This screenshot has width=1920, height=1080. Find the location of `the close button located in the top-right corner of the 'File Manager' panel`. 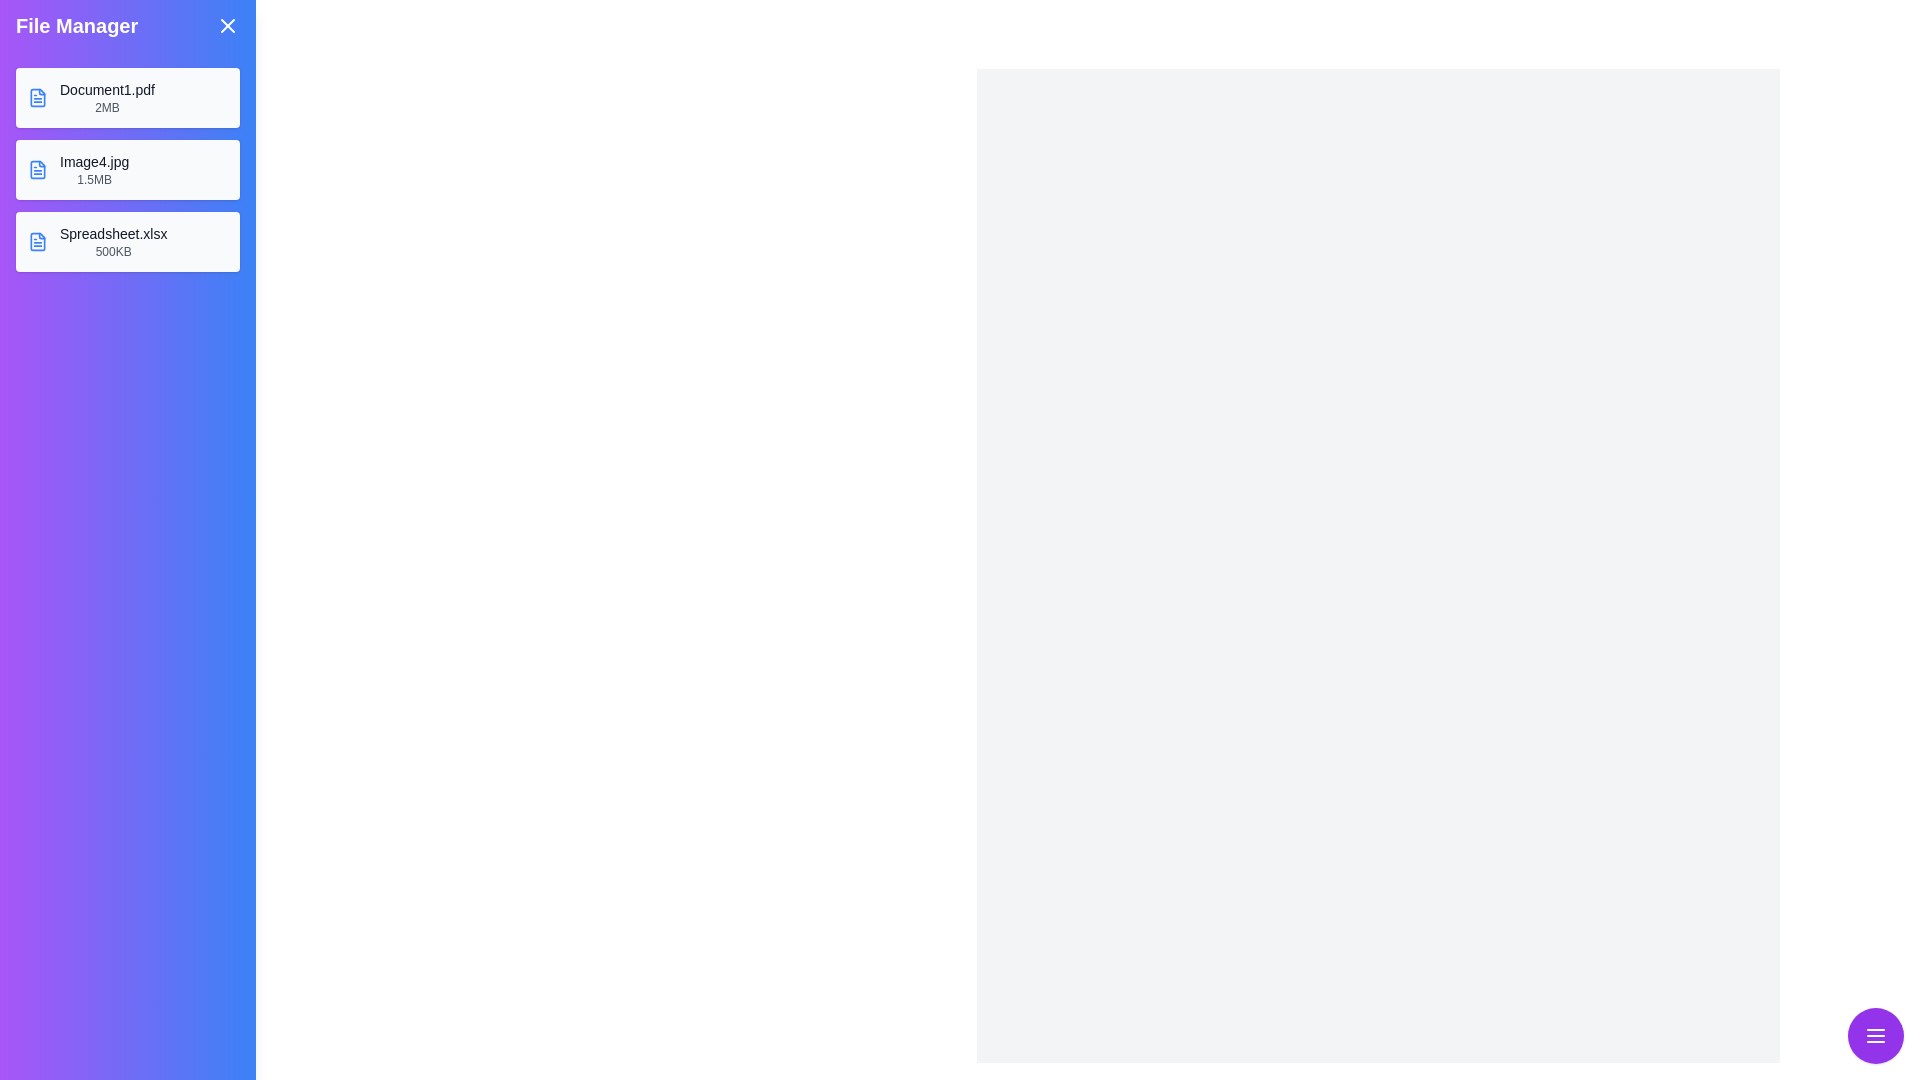

the close button located in the top-right corner of the 'File Manager' panel is located at coordinates (227, 26).